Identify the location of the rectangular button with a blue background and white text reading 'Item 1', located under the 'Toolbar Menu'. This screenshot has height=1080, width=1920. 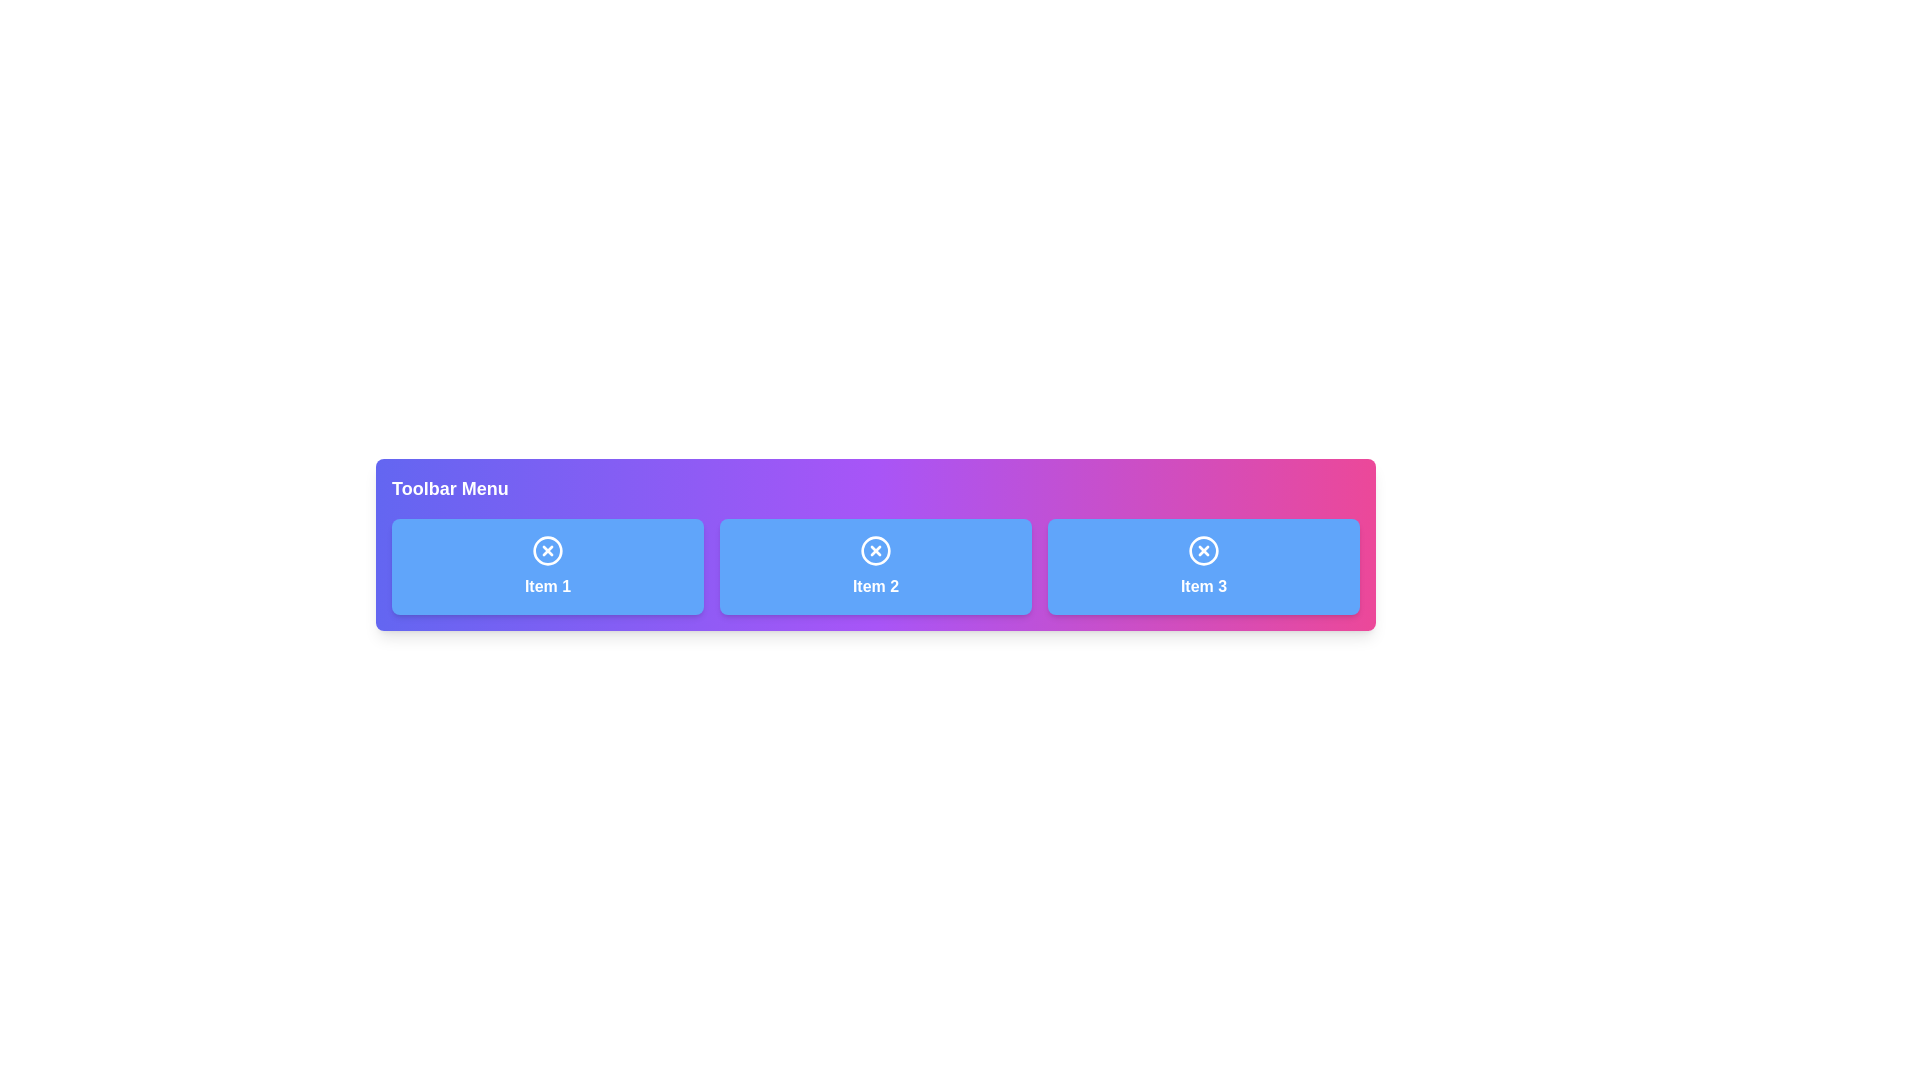
(547, 567).